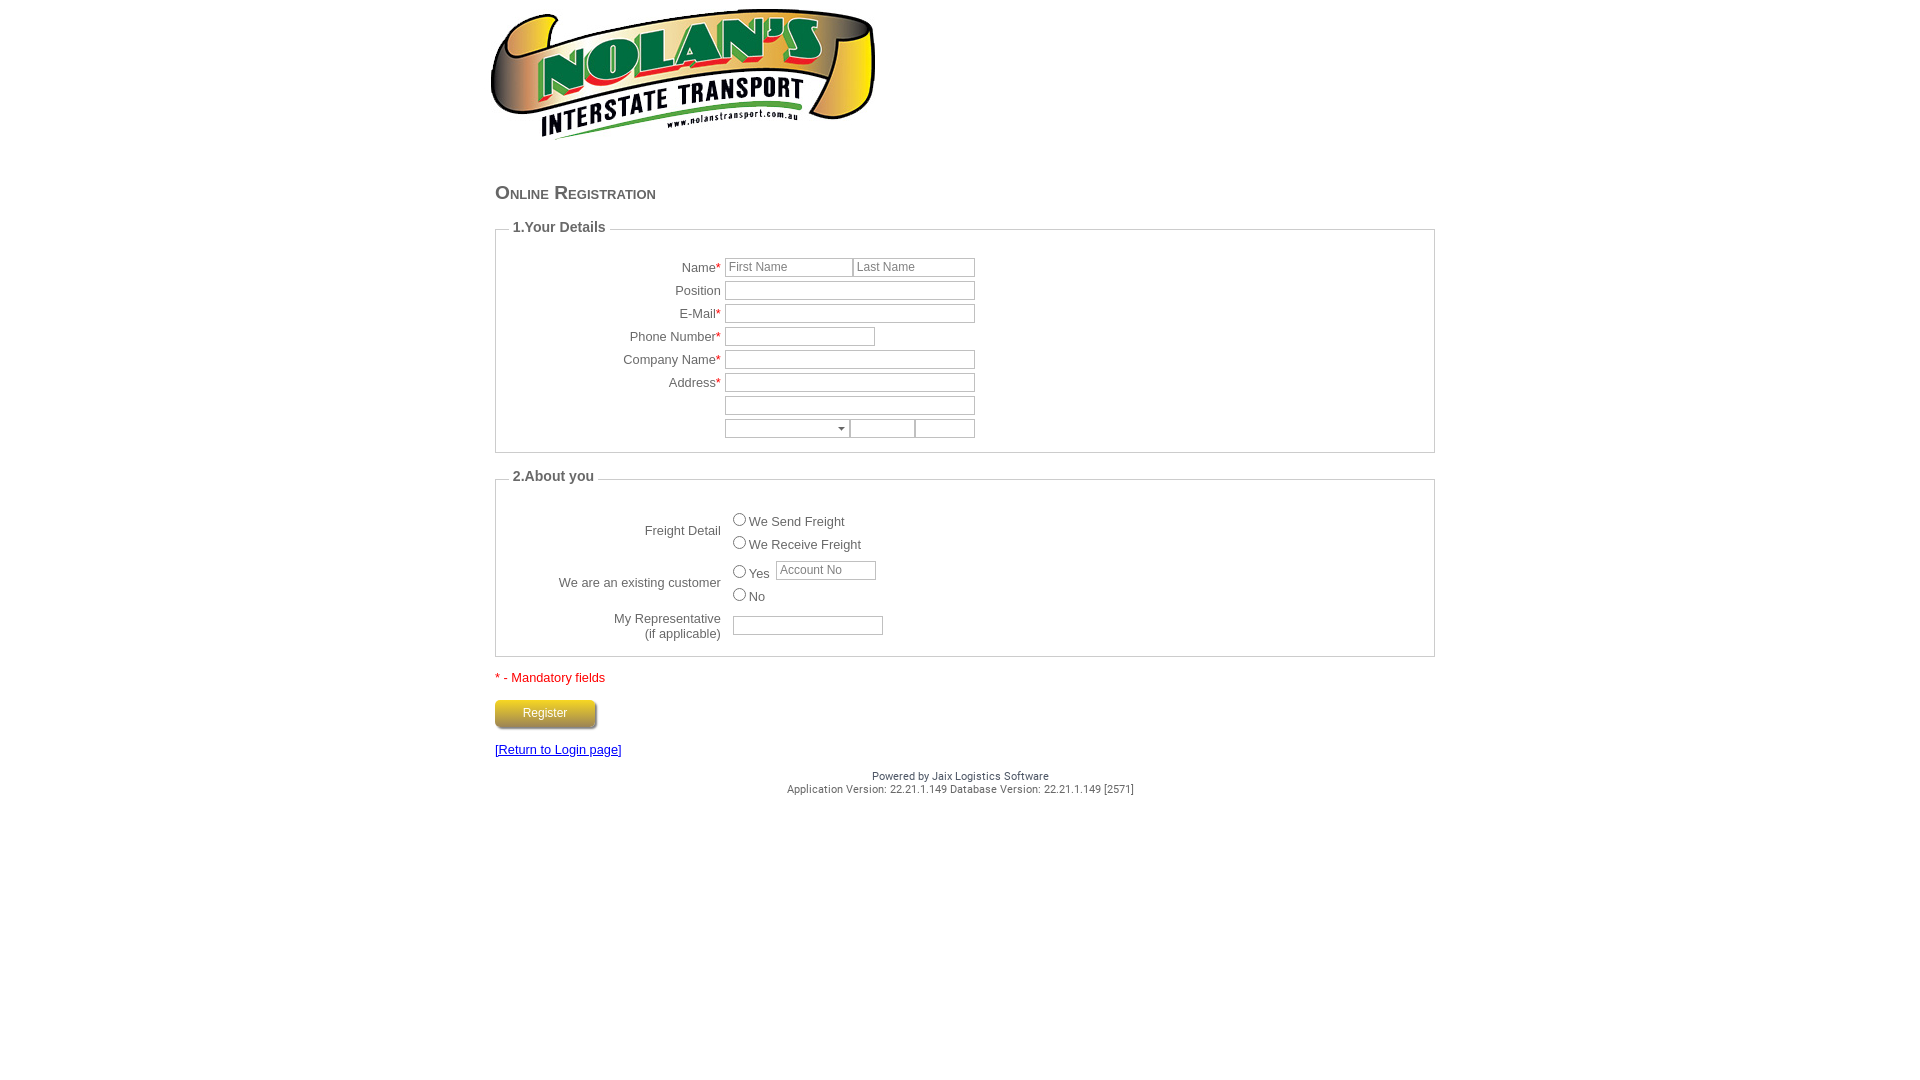  Describe the element at coordinates (732, 624) in the screenshot. I see `'Your Sales Repren'` at that location.